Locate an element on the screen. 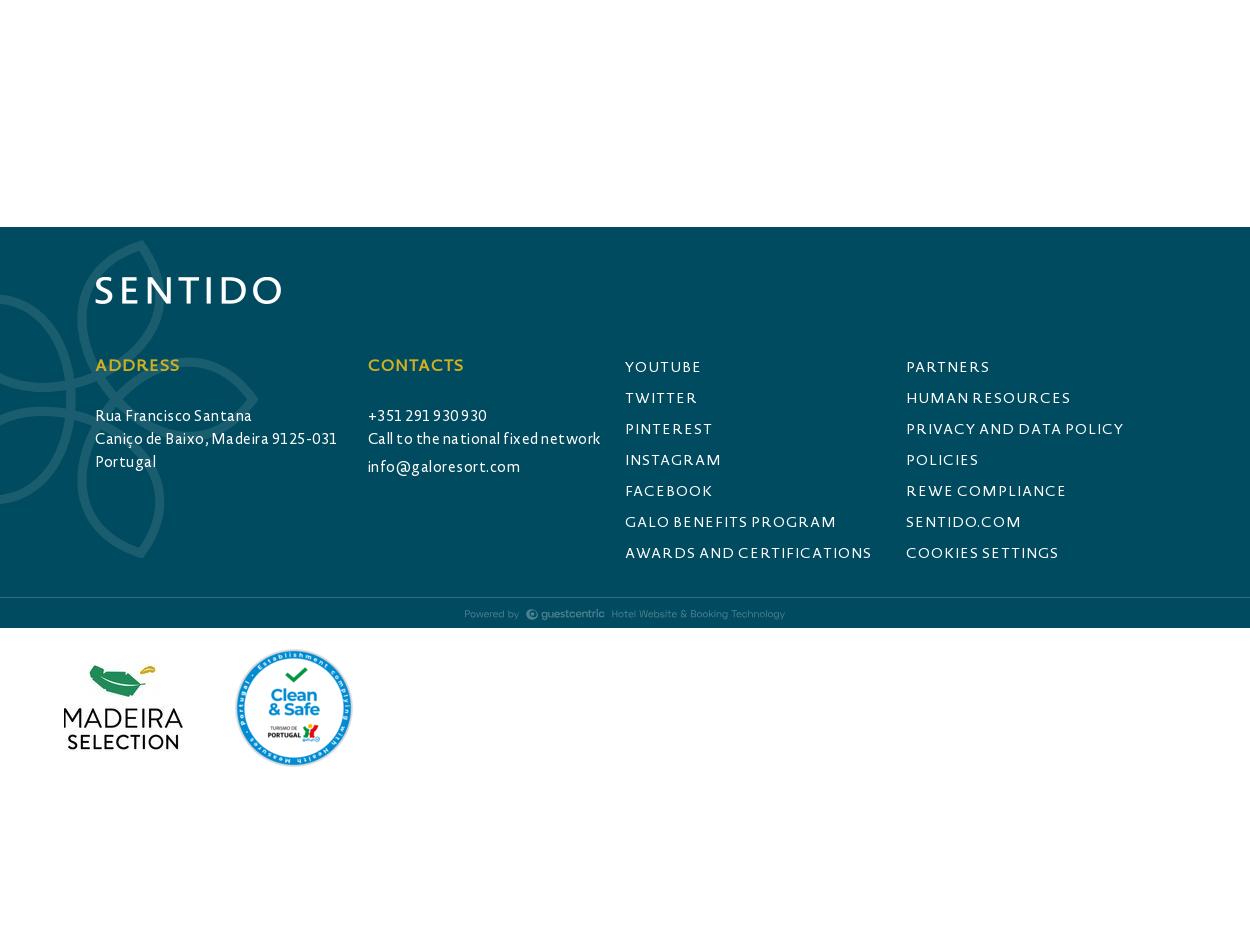 Image resolution: width=1250 pixels, height=948 pixels. 'Rua Francisco Santana' is located at coordinates (173, 414).